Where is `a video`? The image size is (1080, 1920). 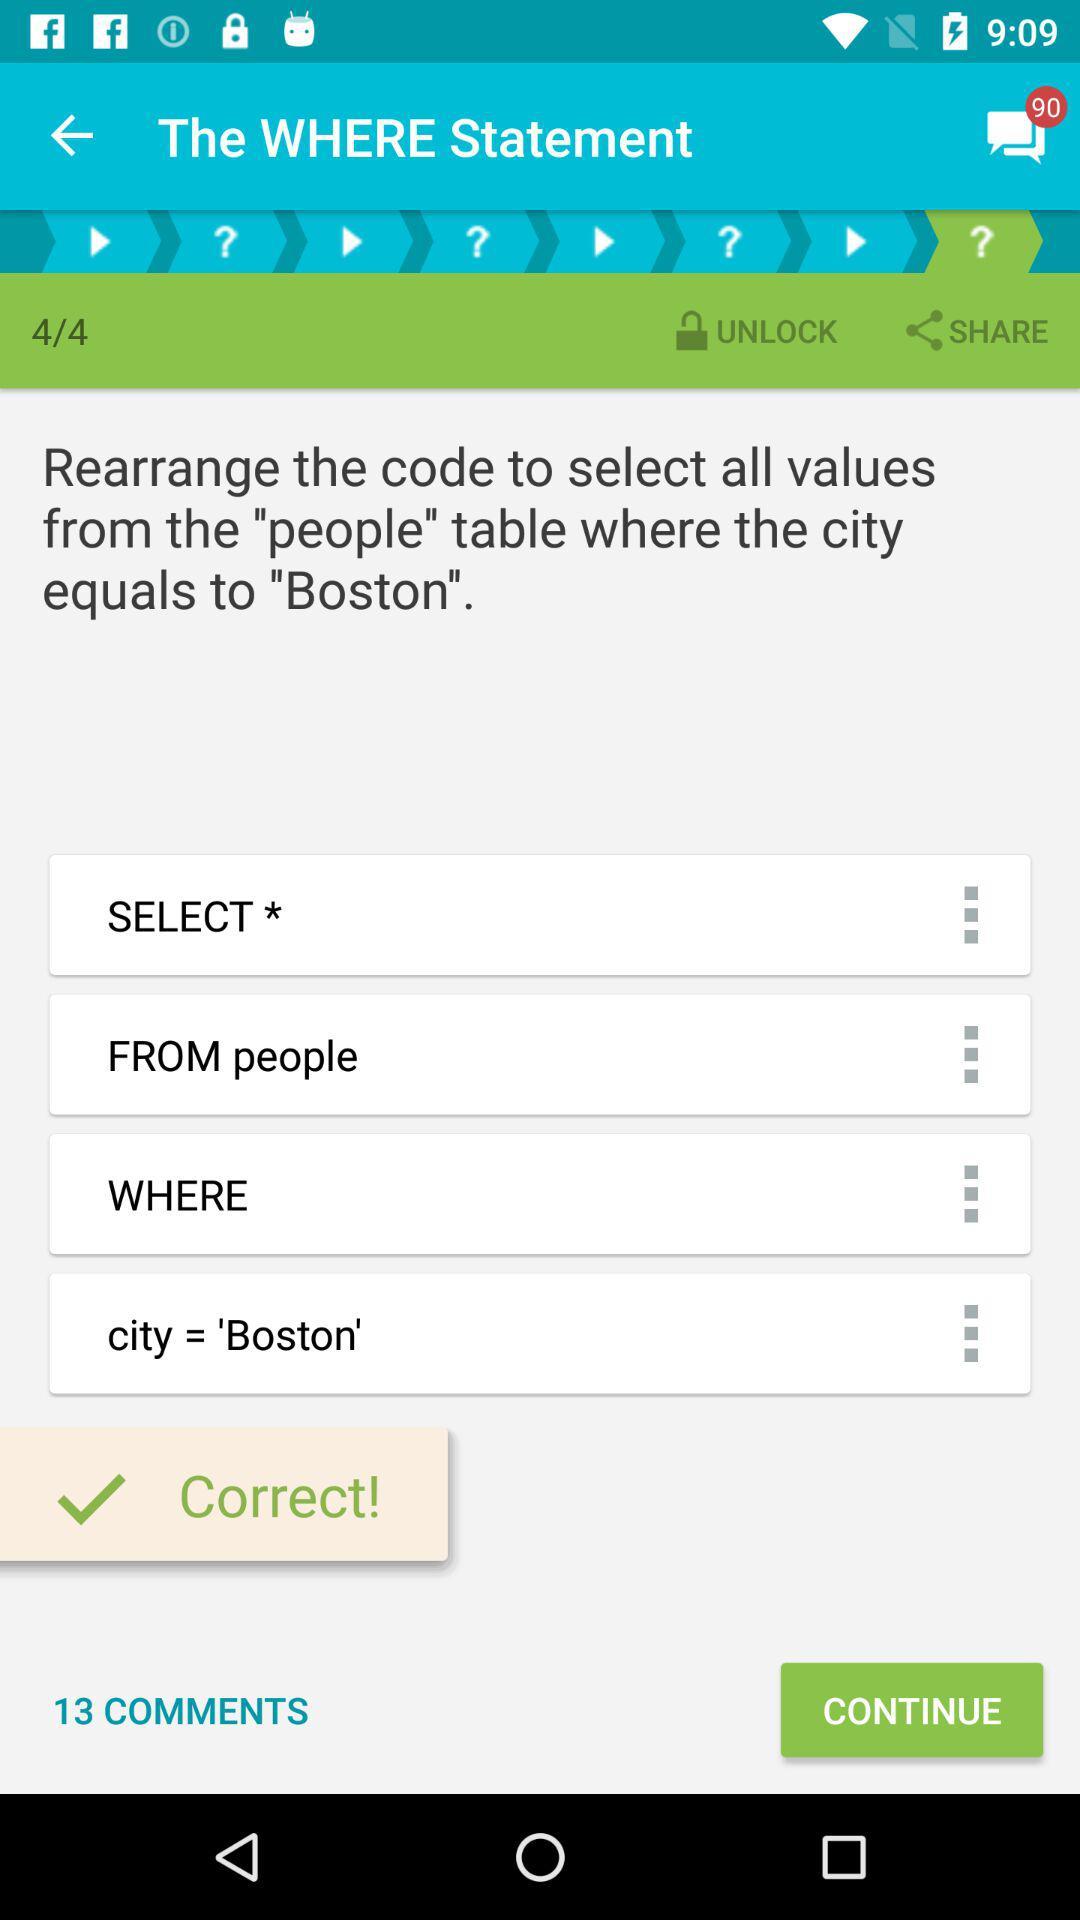 a video is located at coordinates (350, 240).